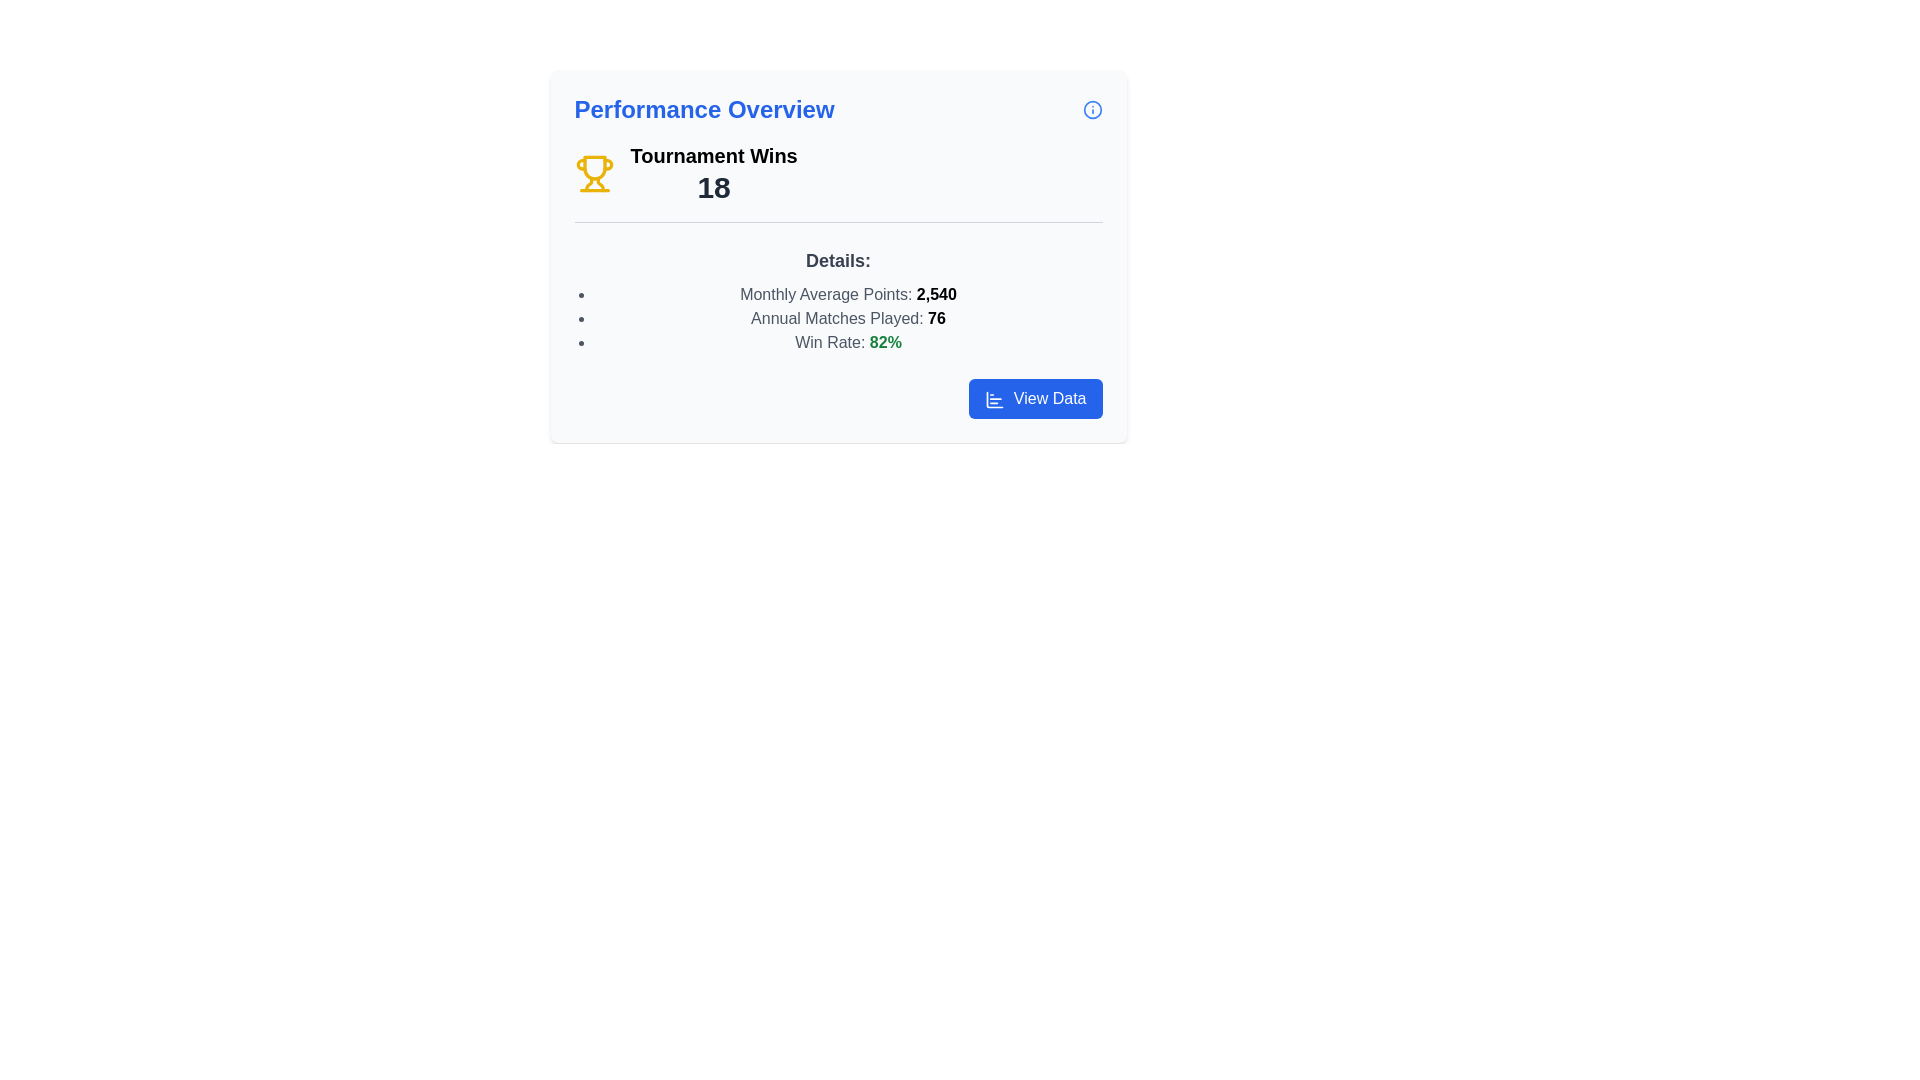 This screenshot has height=1080, width=1920. What do you see at coordinates (935, 294) in the screenshot?
I see `the numeric value '2,540' displayed in bold black typography under the 'Details:' section of the card layout, which reads 'Monthly Average Points: 2,540'` at bounding box center [935, 294].